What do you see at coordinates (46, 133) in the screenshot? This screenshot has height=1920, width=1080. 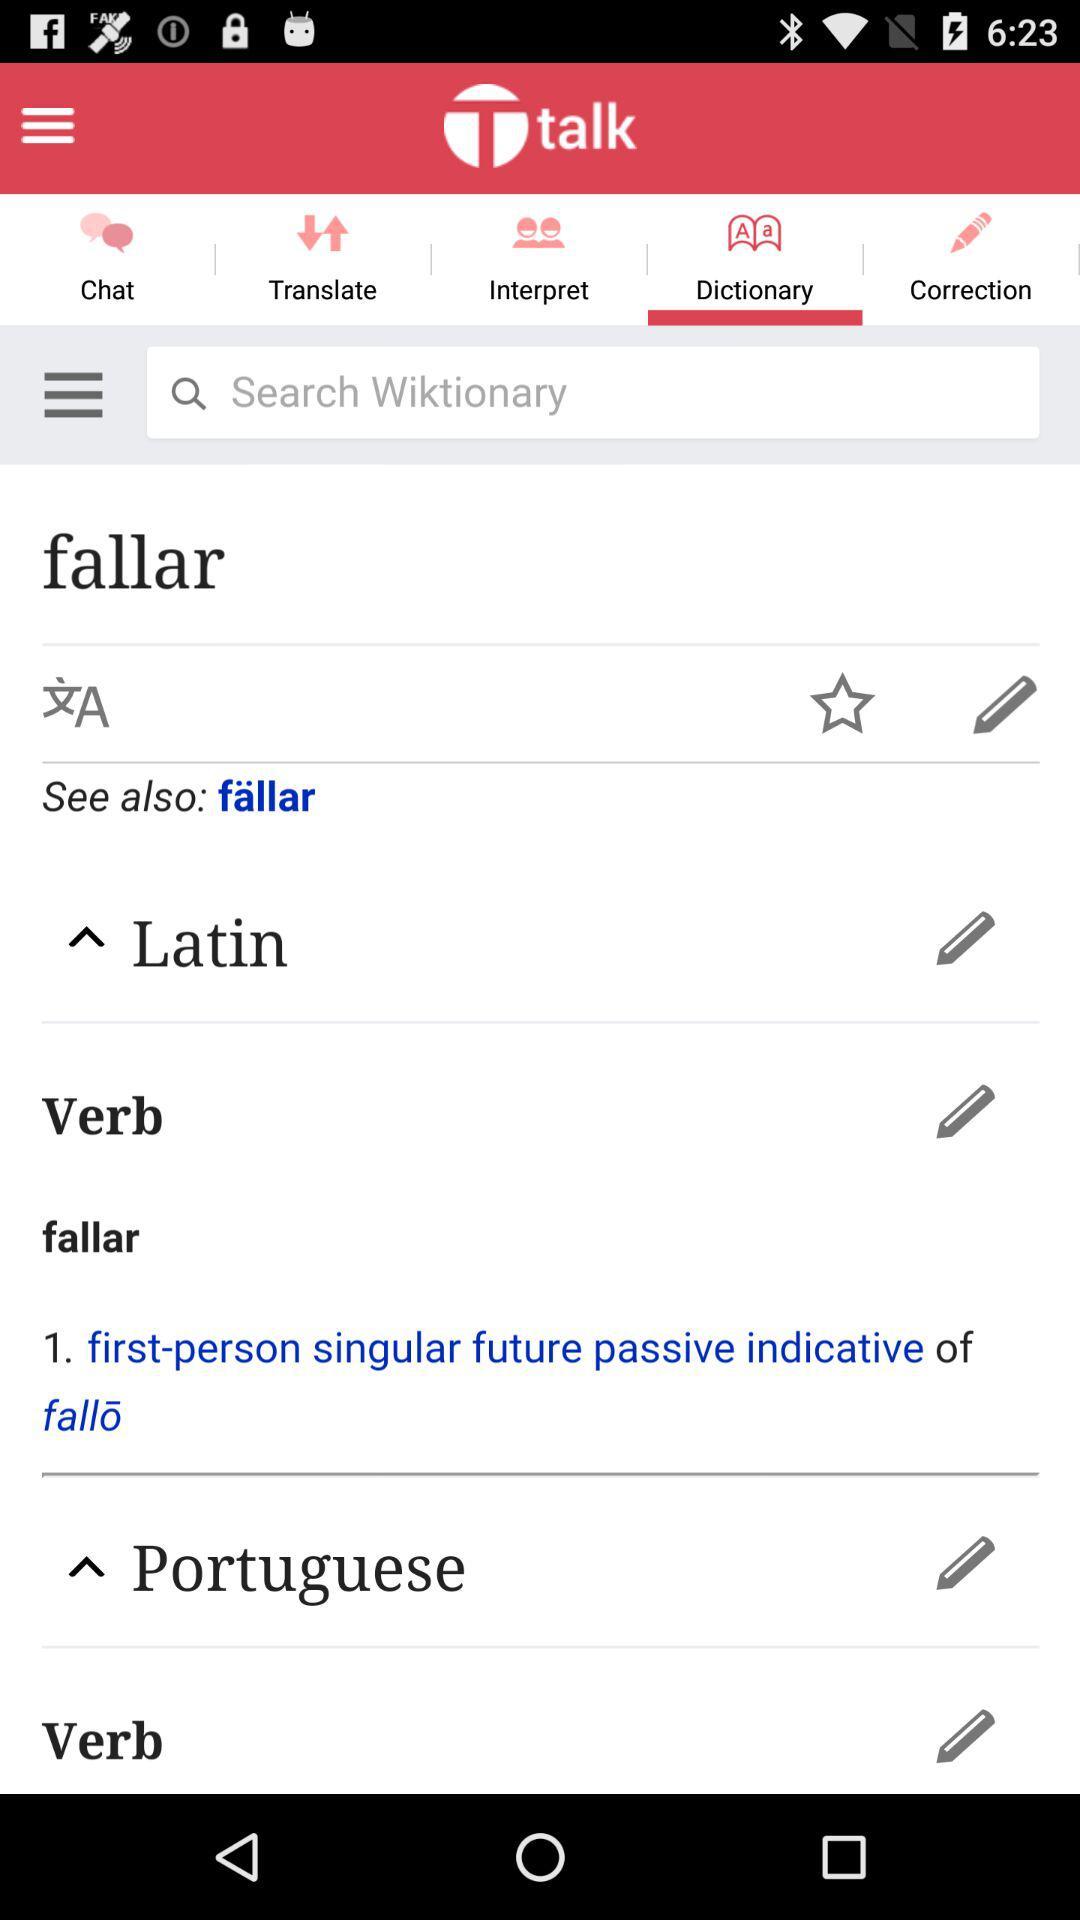 I see `the menu icon` at bounding box center [46, 133].